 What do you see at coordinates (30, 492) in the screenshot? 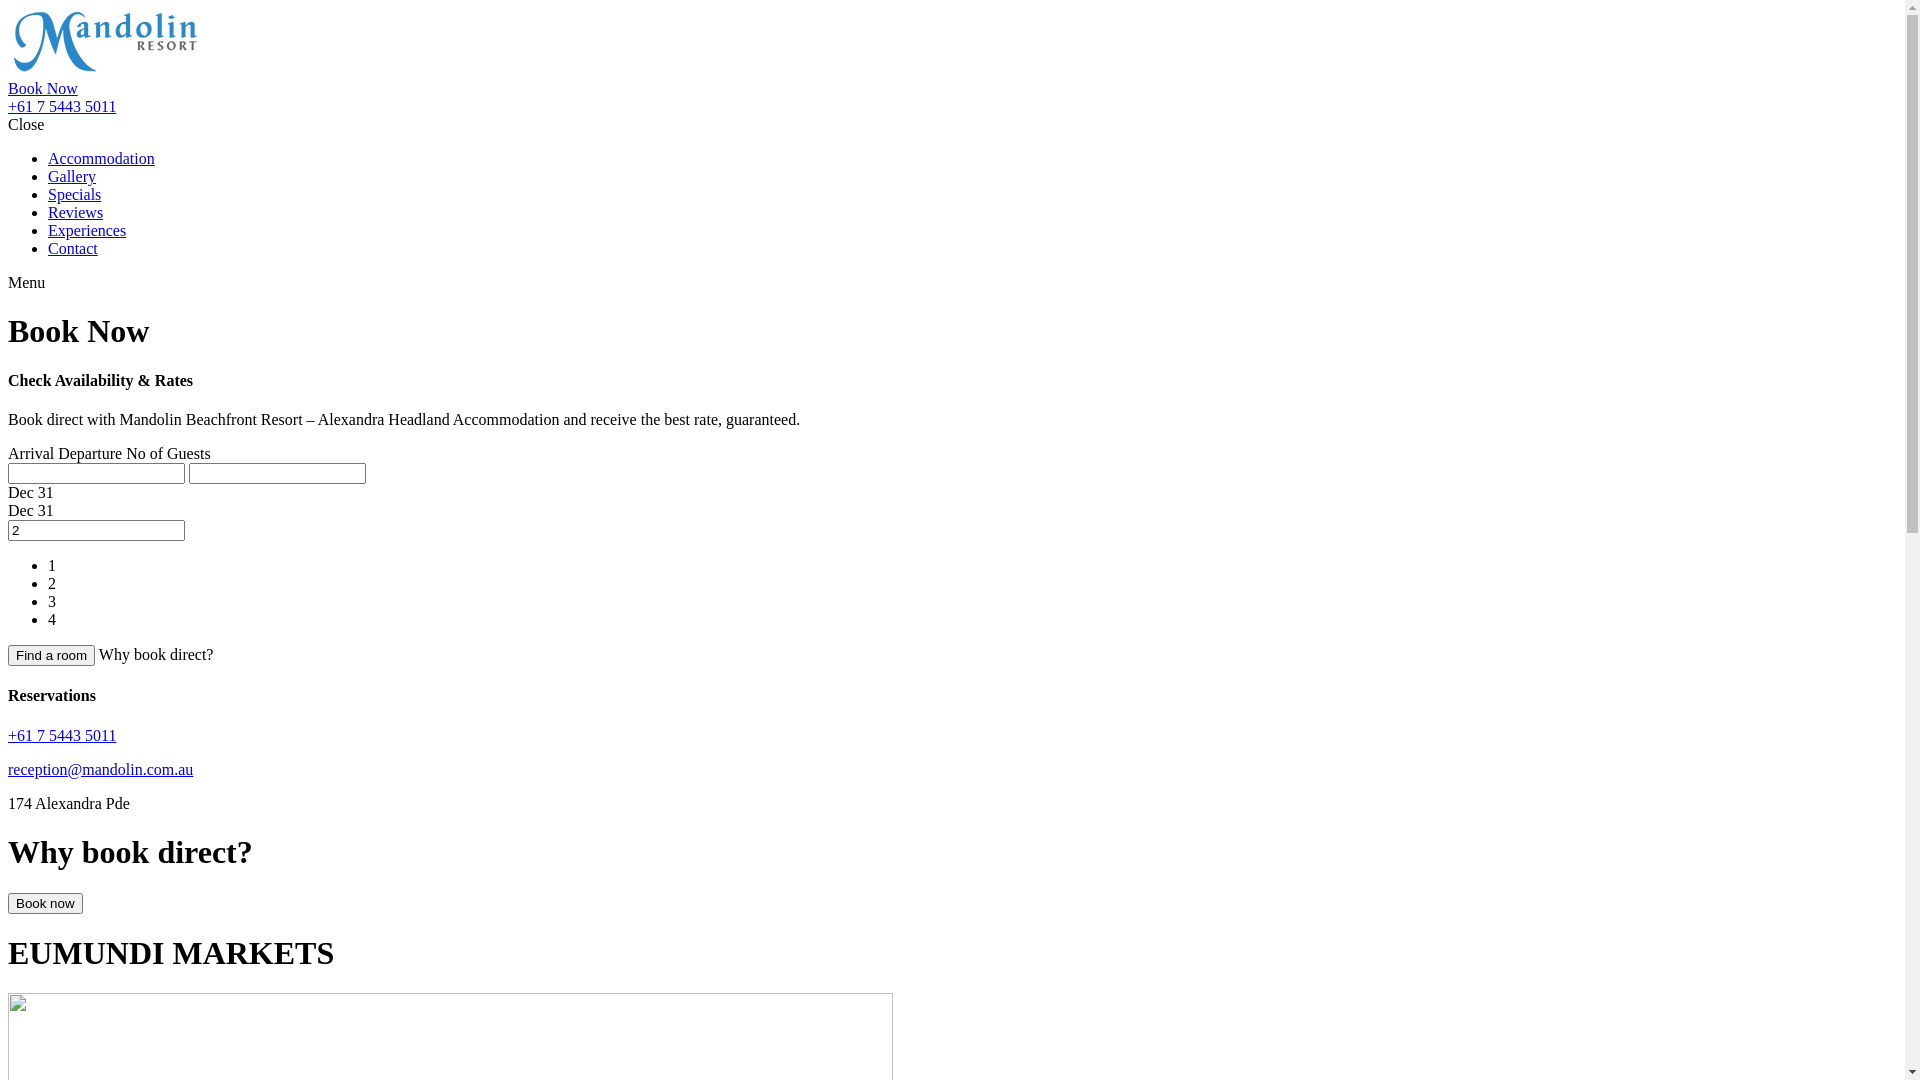
I see `'Dec 31'` at bounding box center [30, 492].